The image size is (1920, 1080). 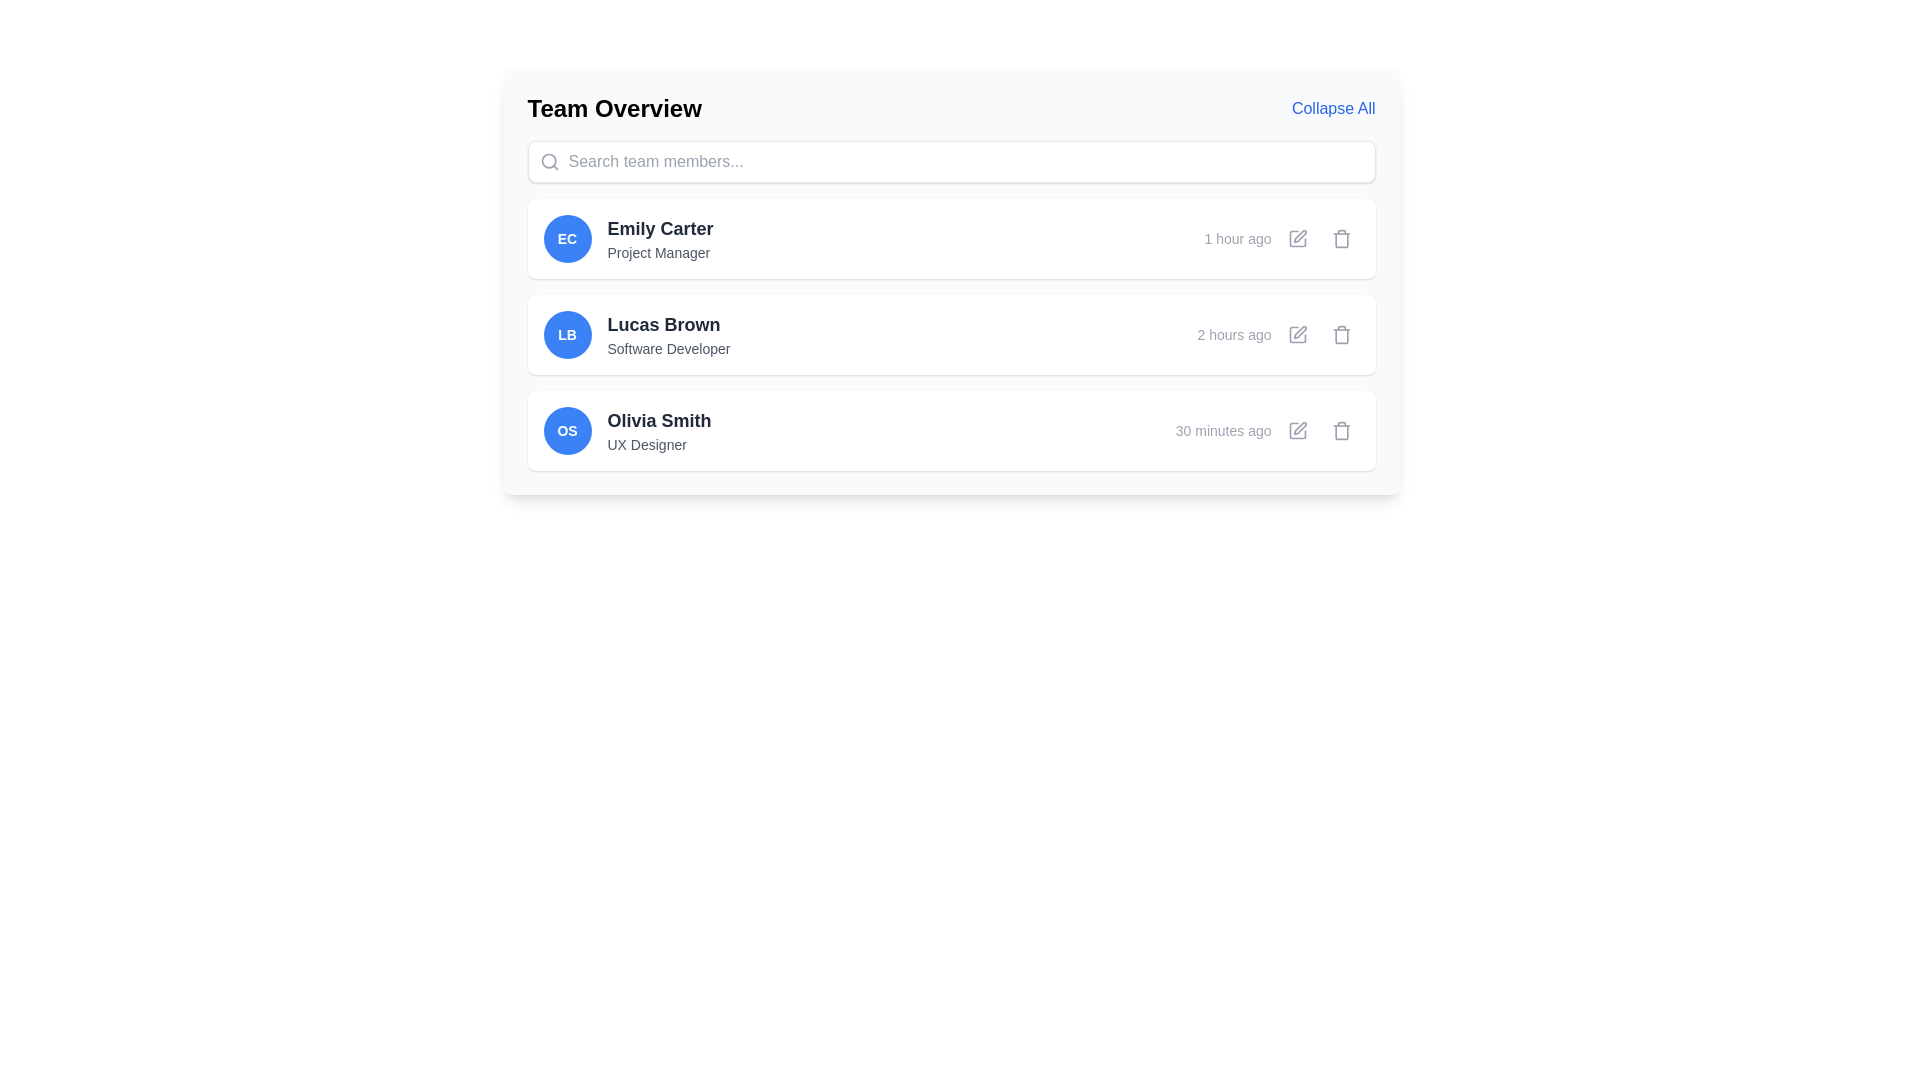 I want to click on the Icon button styled for editing located next to the timestamp '1 hour ago' associated with 'Emily Carter, Project Manager', so click(x=1297, y=238).